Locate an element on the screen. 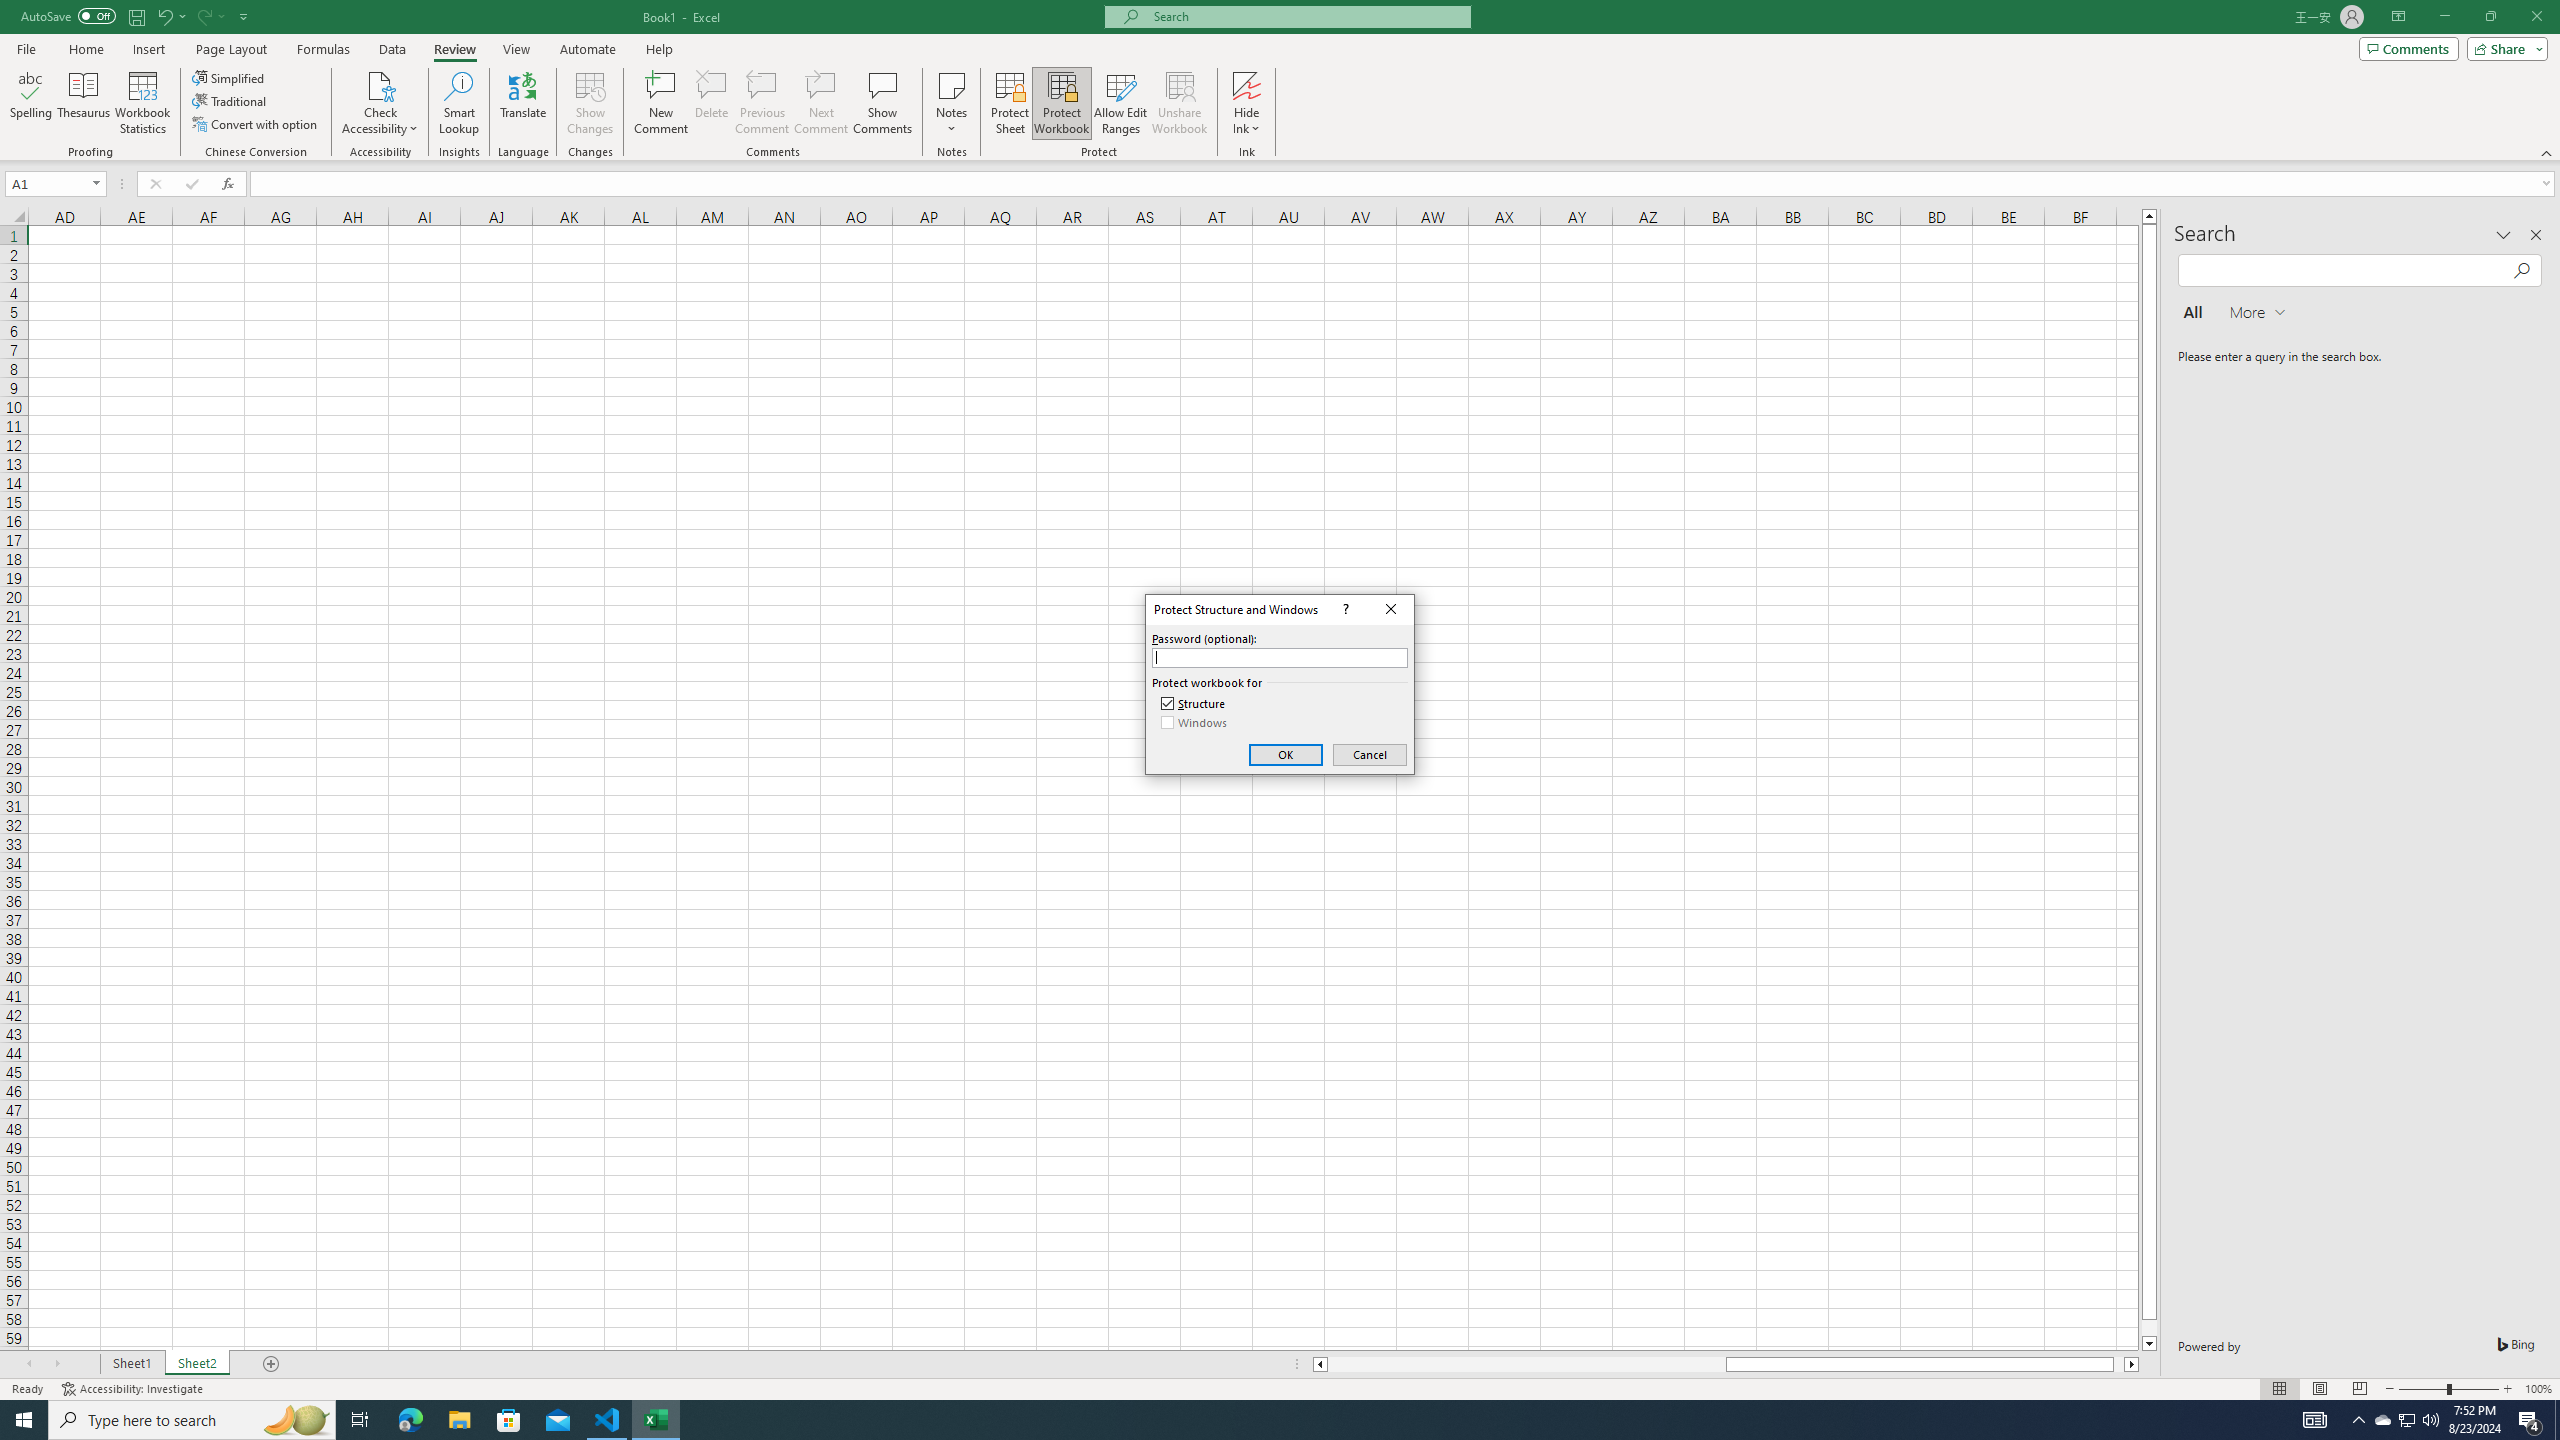 Image resolution: width=2560 pixels, height=1440 pixels. 'Task Pane Options' is located at coordinates (2502, 234).